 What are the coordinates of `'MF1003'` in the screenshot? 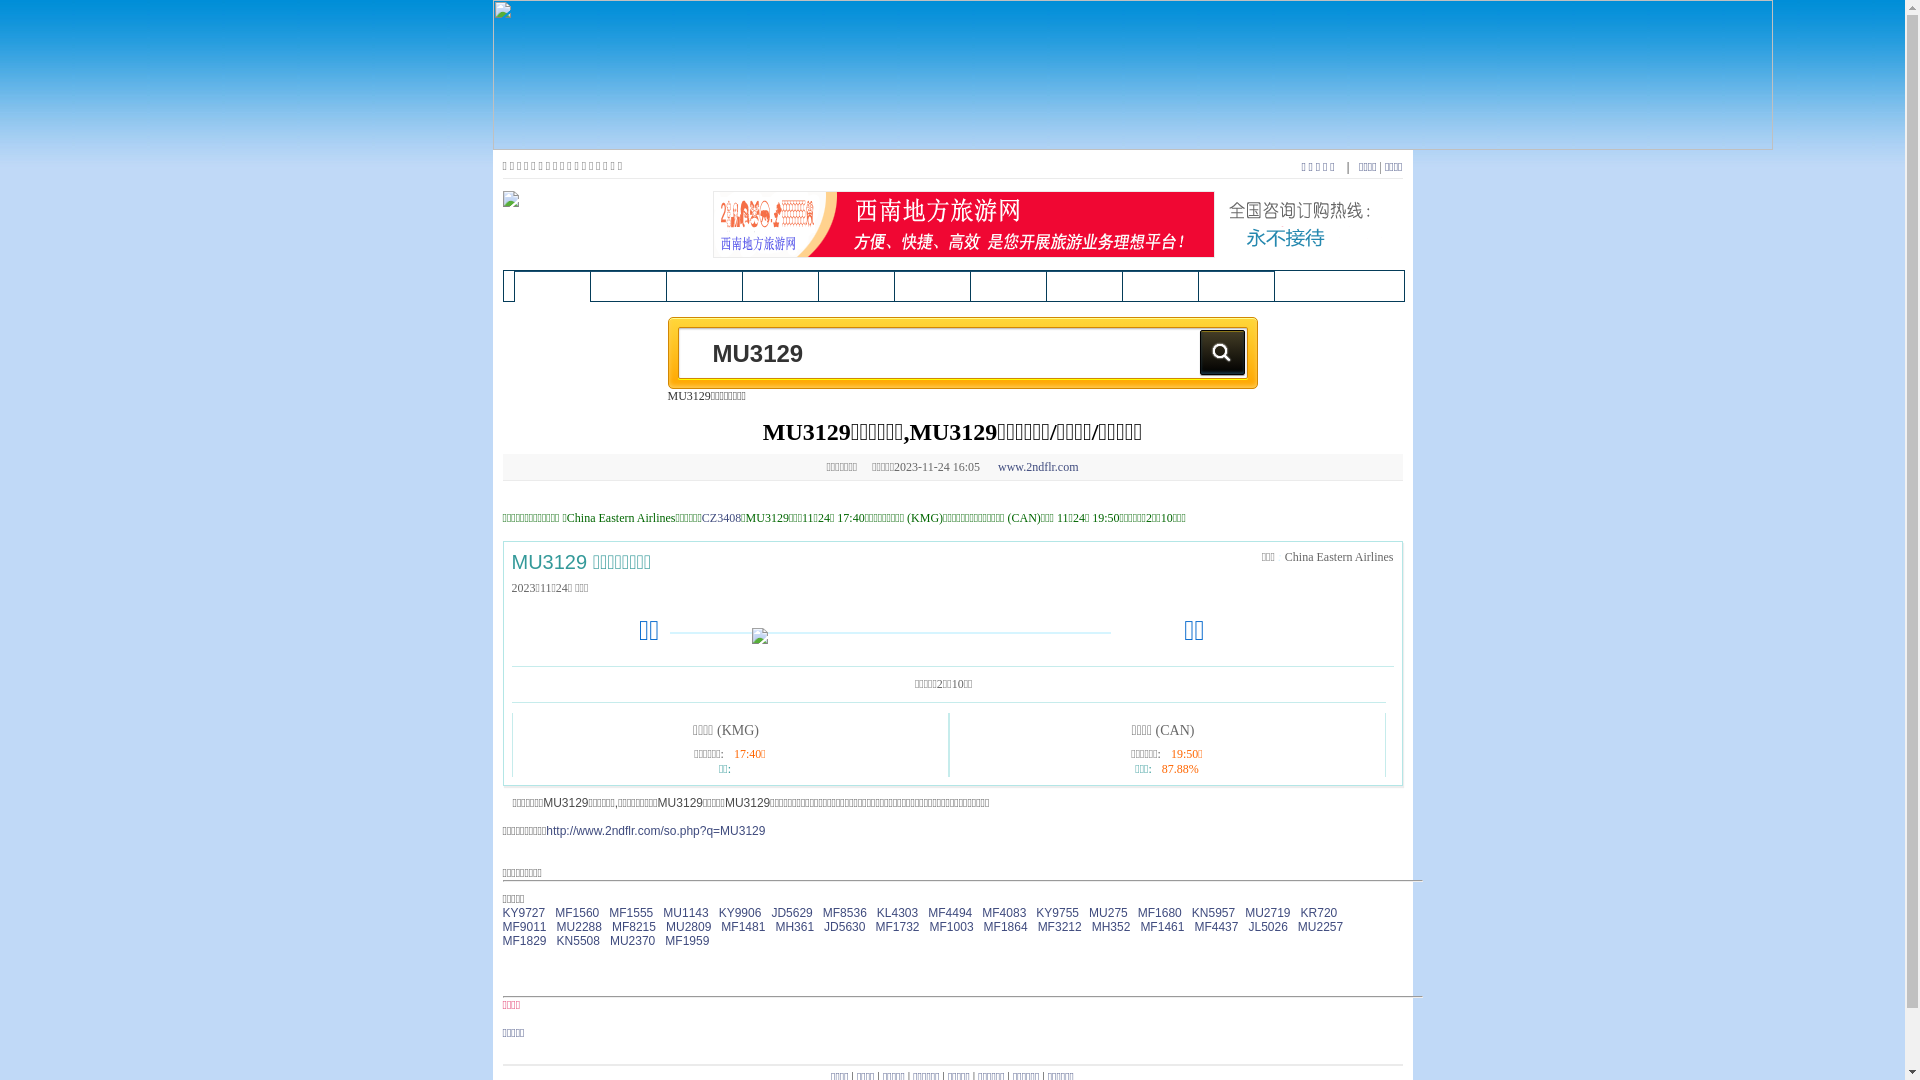 It's located at (950, 926).